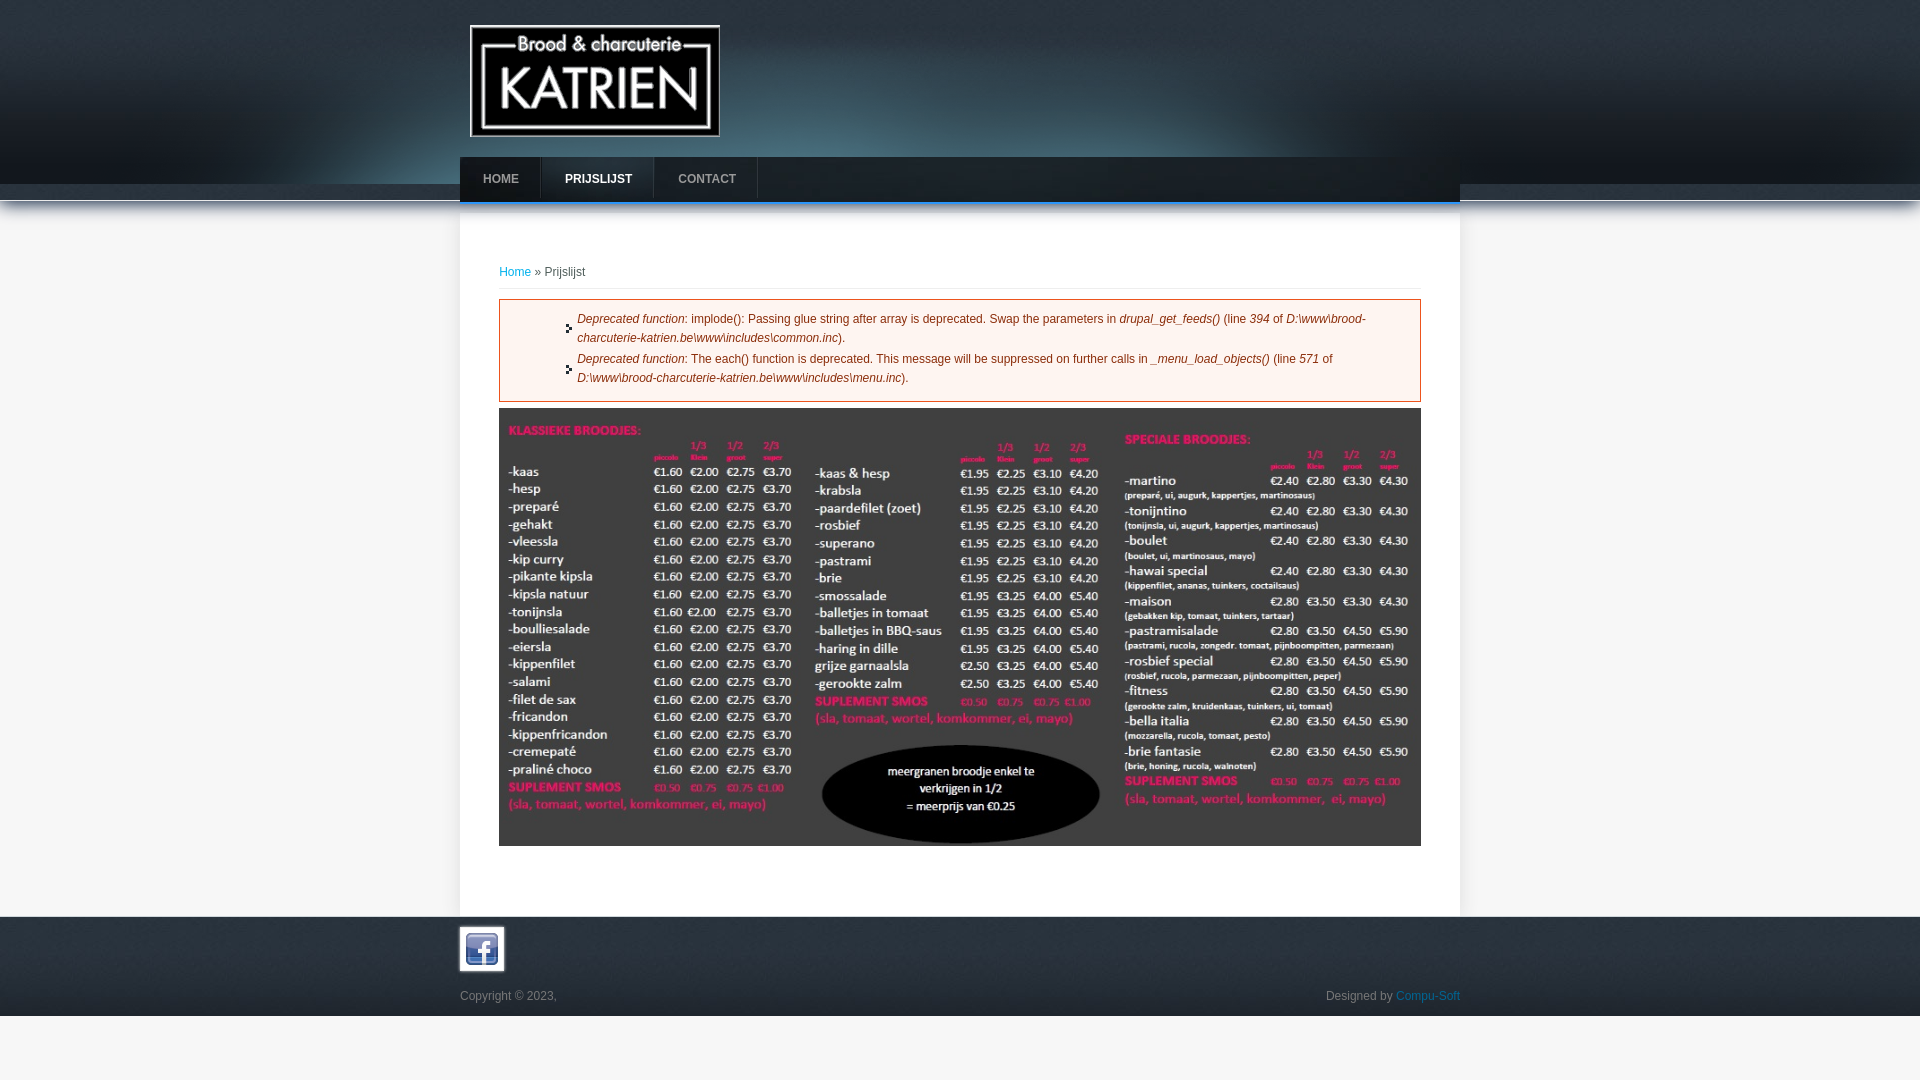  Describe the element at coordinates (706, 178) in the screenshot. I see `'CONTACT'` at that location.